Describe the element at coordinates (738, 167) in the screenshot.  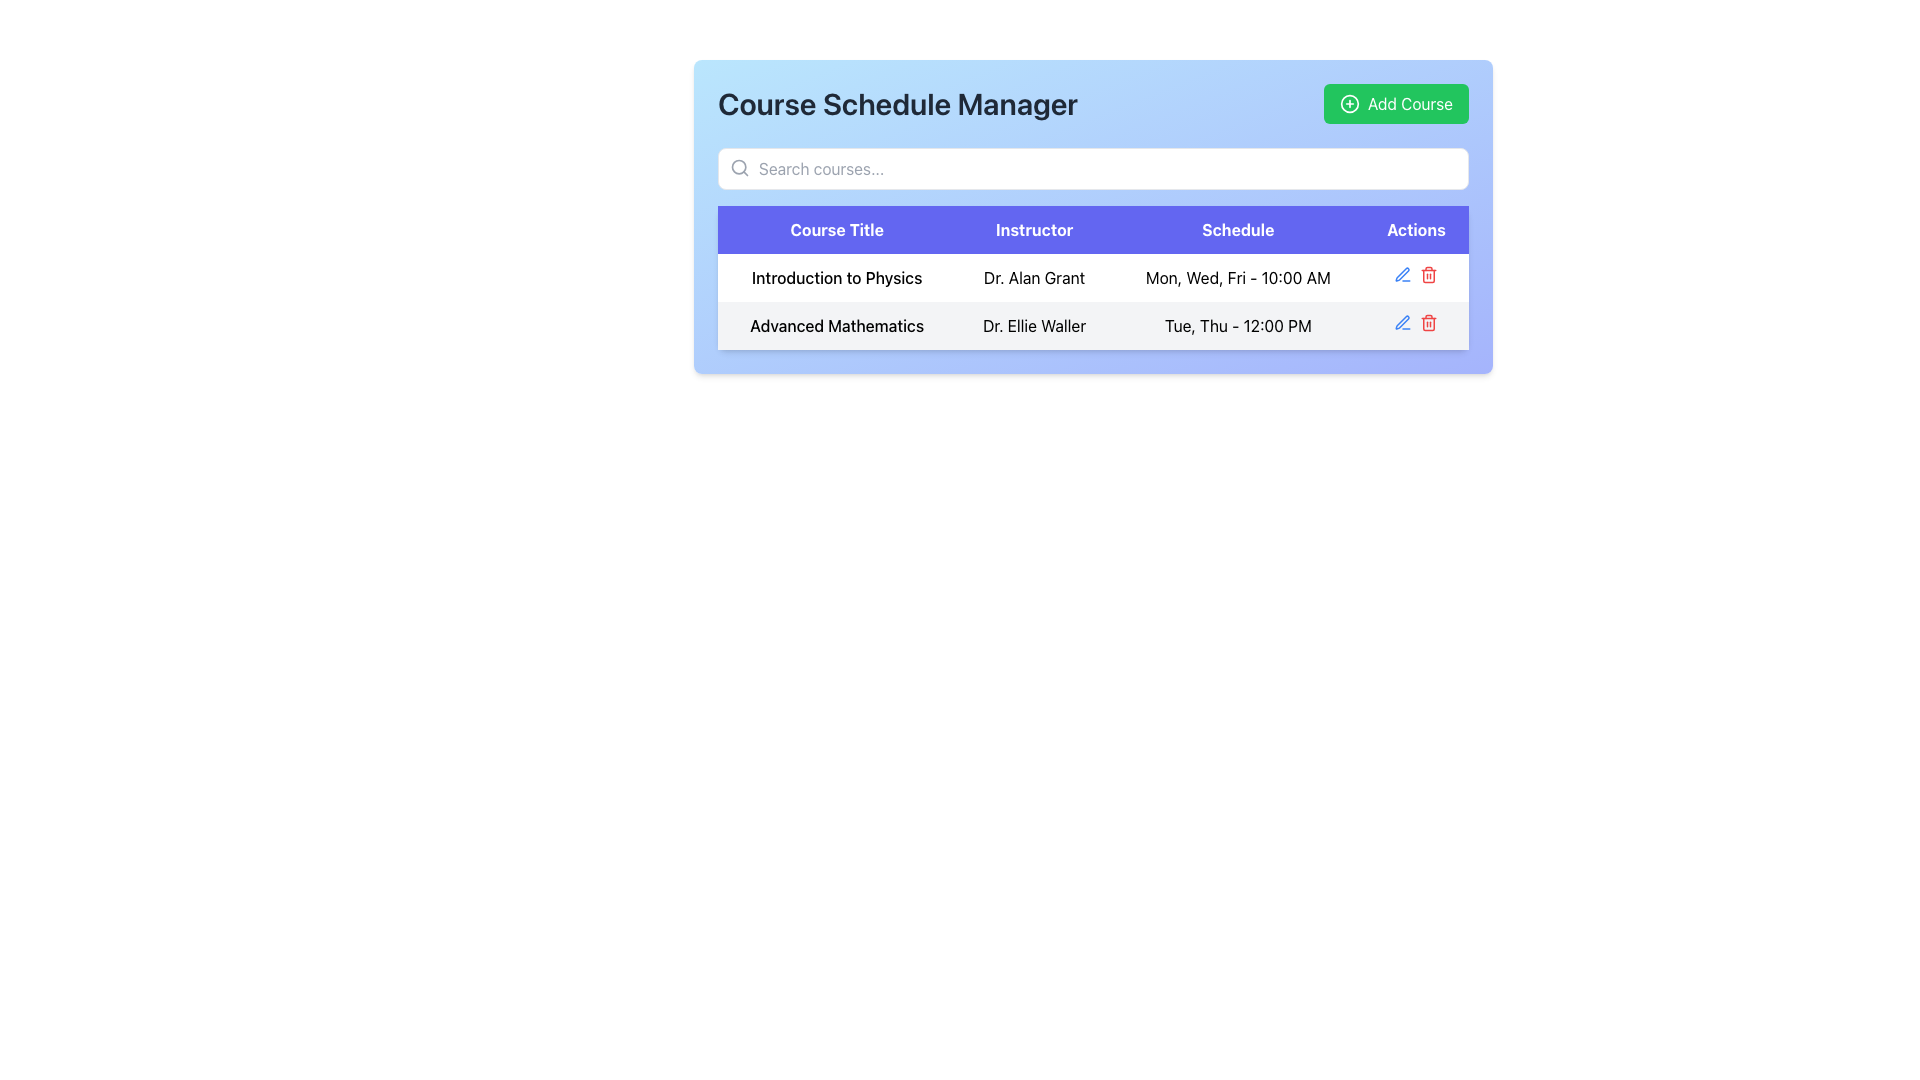
I see `the magnifying glass icon representing the search action, located on the left side of the text input field for the Course Schedule Manager` at that location.